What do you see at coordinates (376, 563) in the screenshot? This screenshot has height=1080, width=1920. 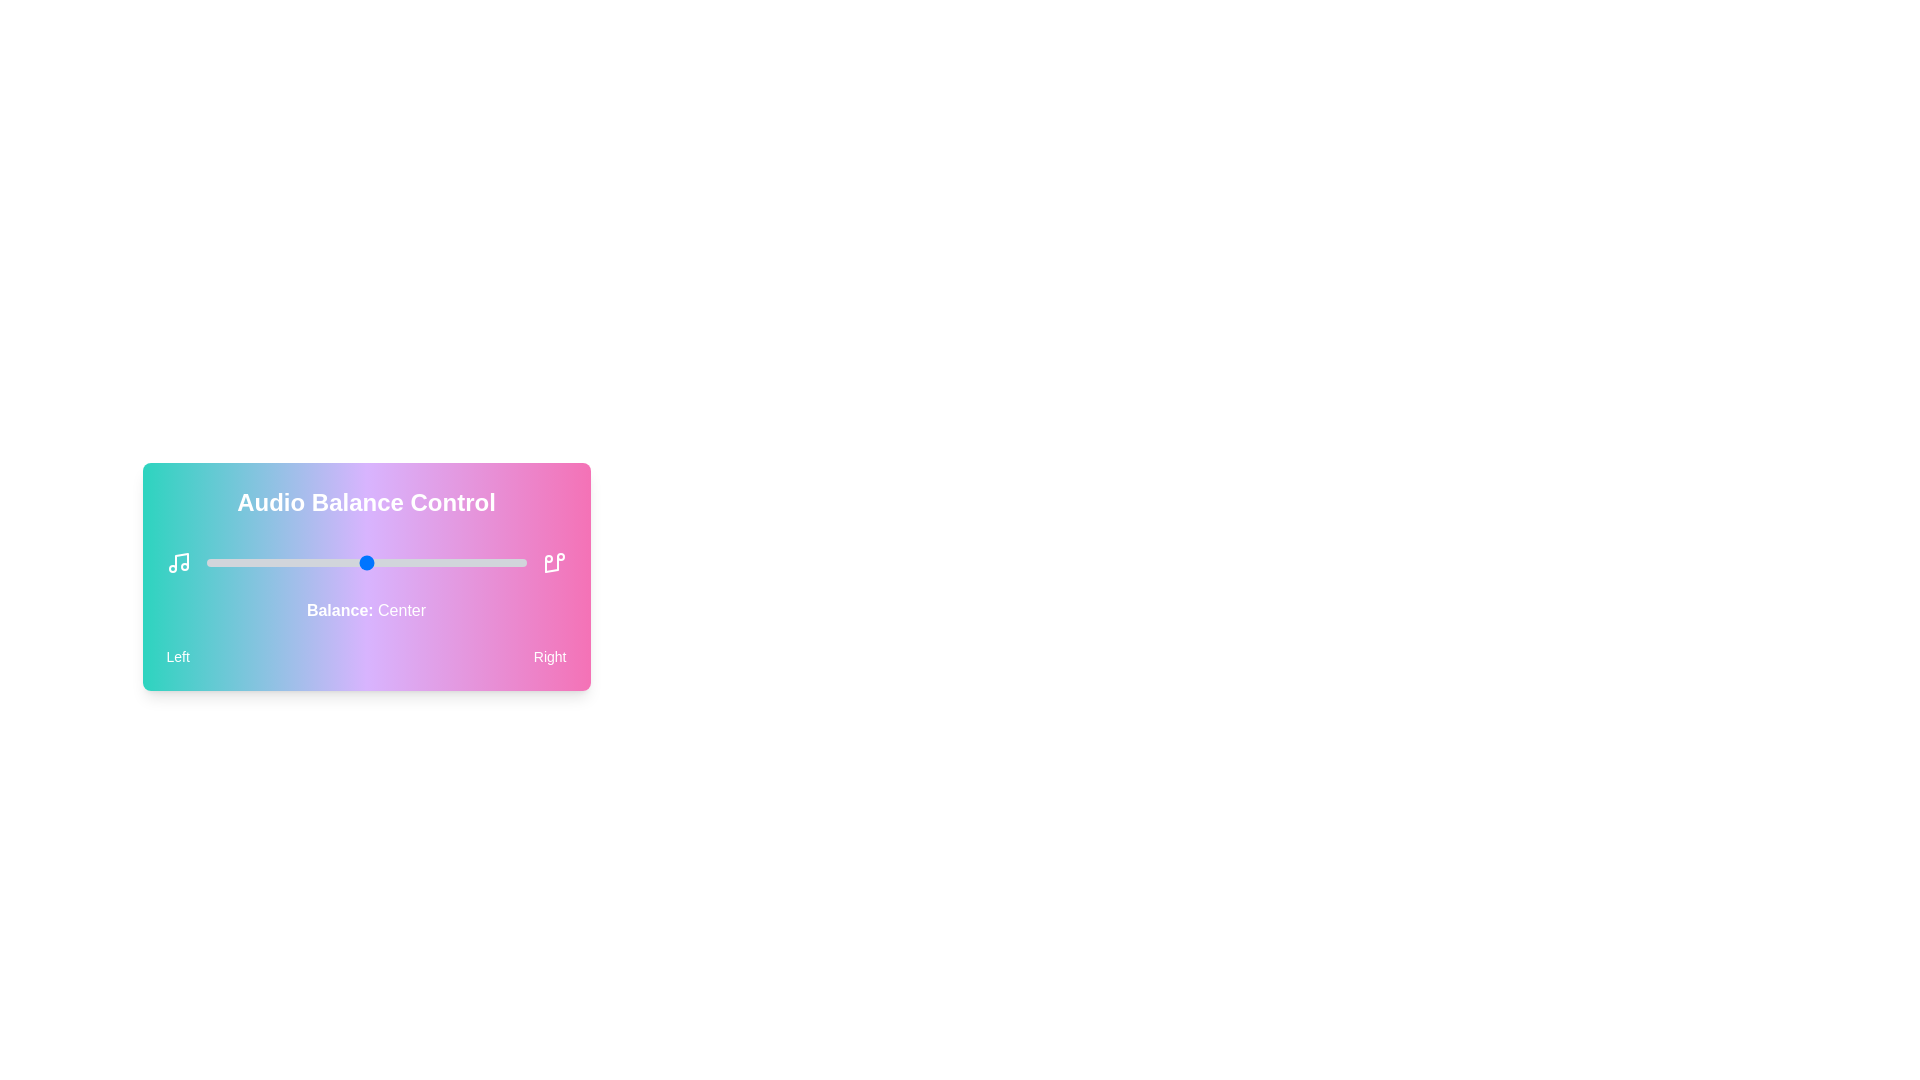 I see `the audio balance slider to 53 percent` at bounding box center [376, 563].